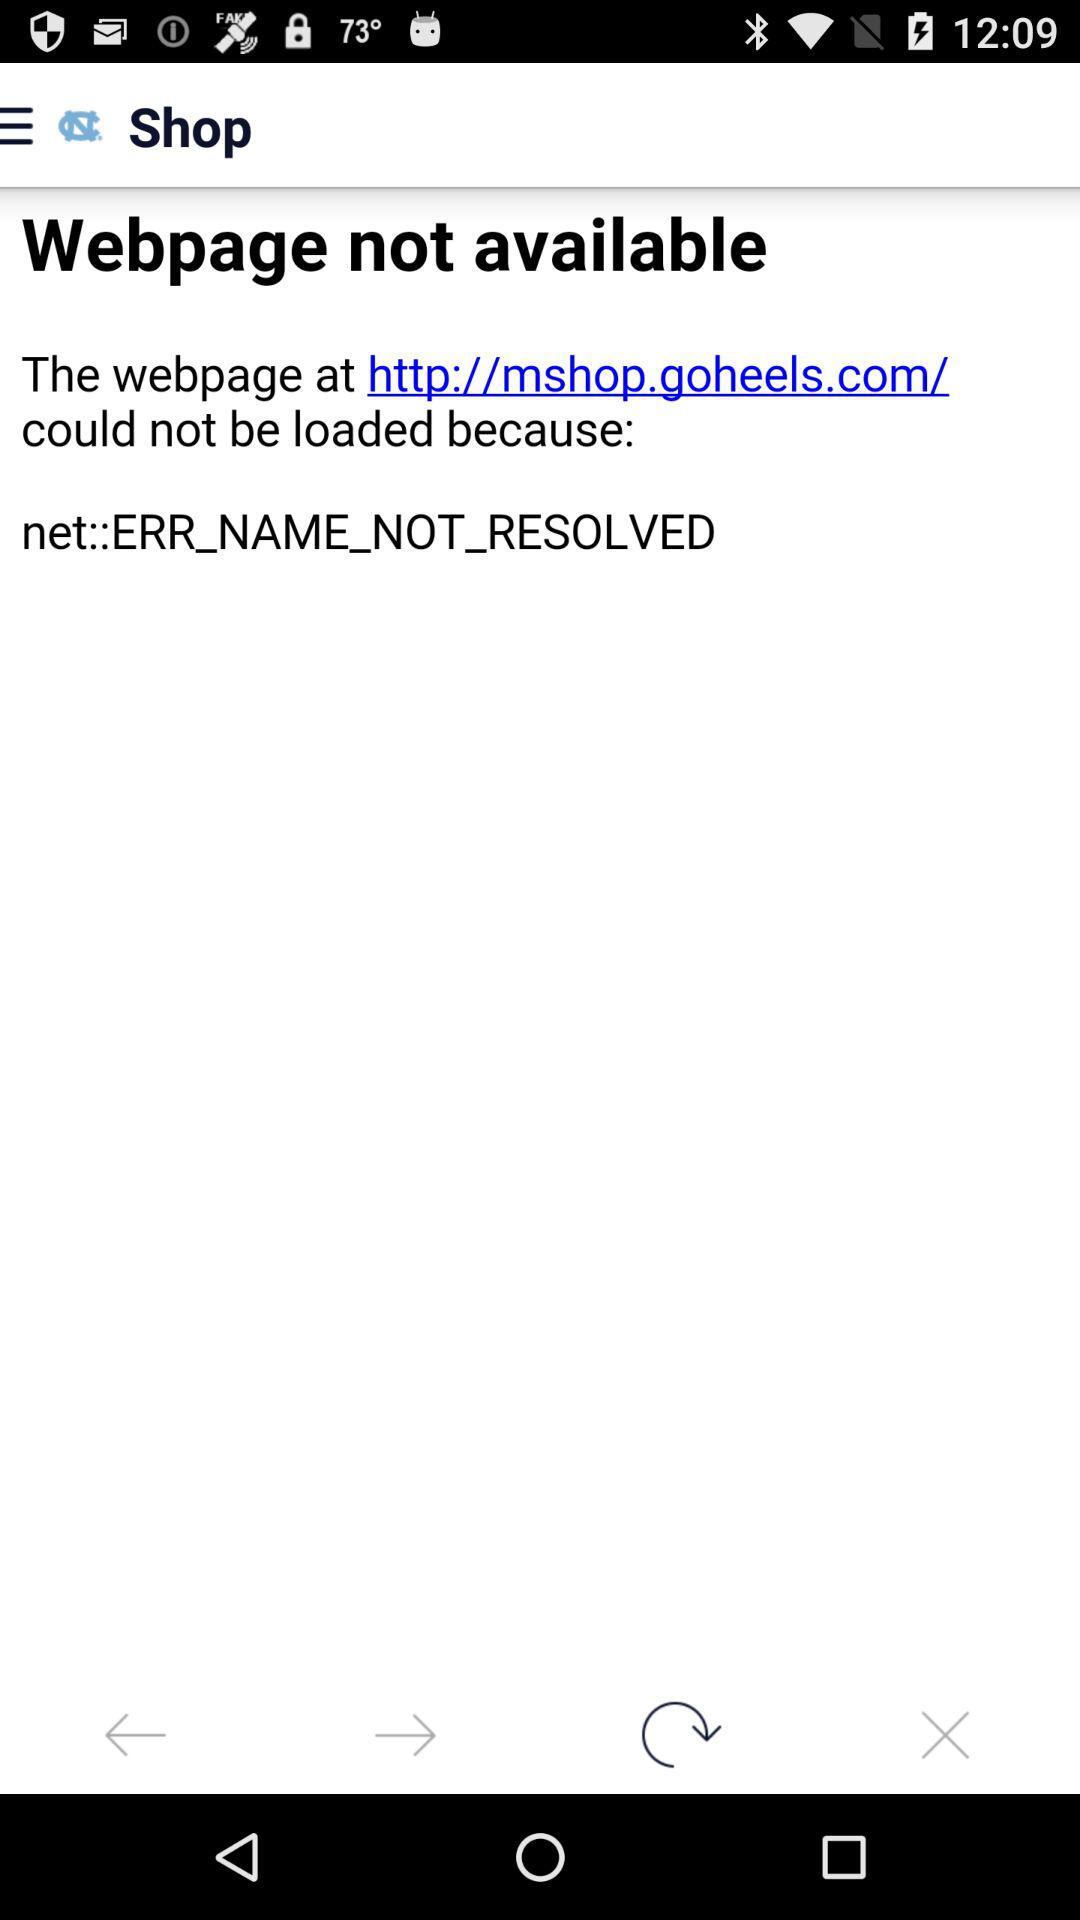 Image resolution: width=1080 pixels, height=1920 pixels. Describe the element at coordinates (540, 931) in the screenshot. I see `error` at that location.